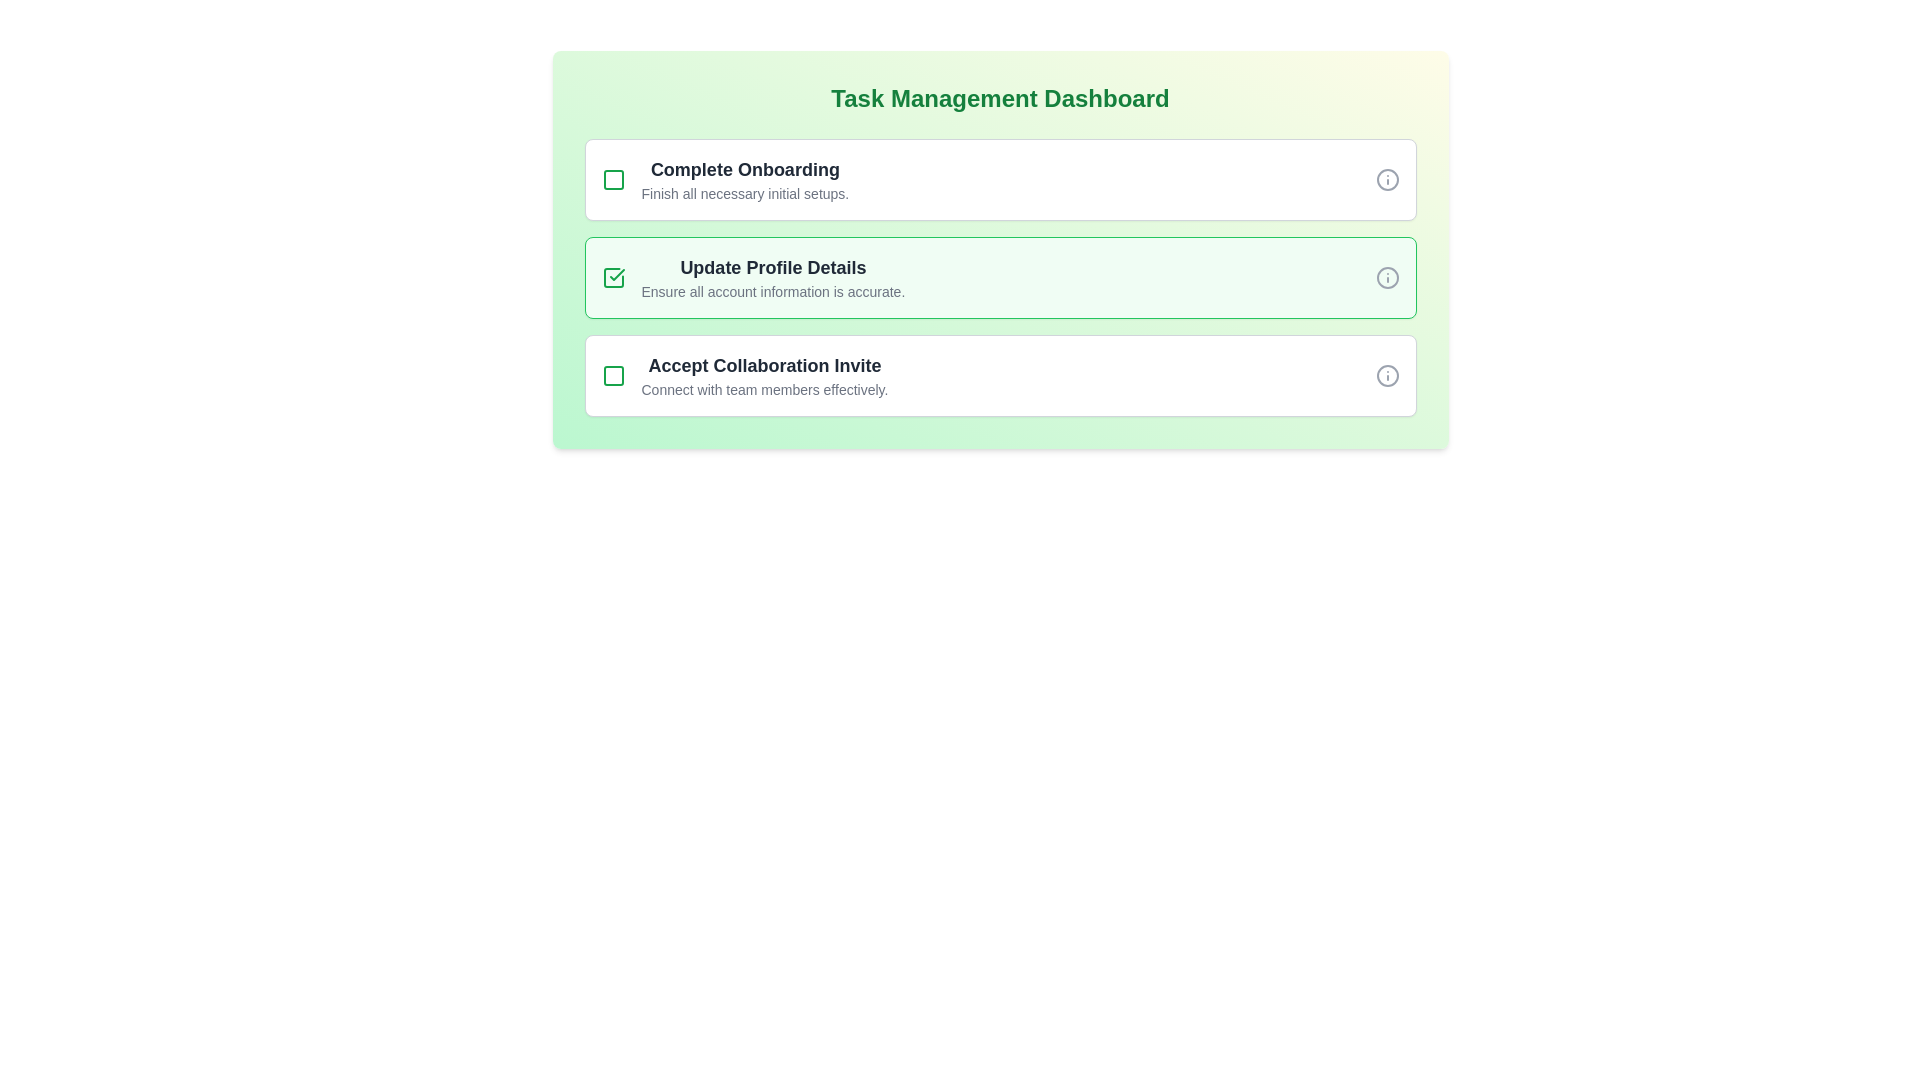 The width and height of the screenshot is (1920, 1080). I want to click on the small circular gray icon with an 'information' symbol located at the far right end of the 'Accept Collaboration Invite' card, so click(1386, 375).